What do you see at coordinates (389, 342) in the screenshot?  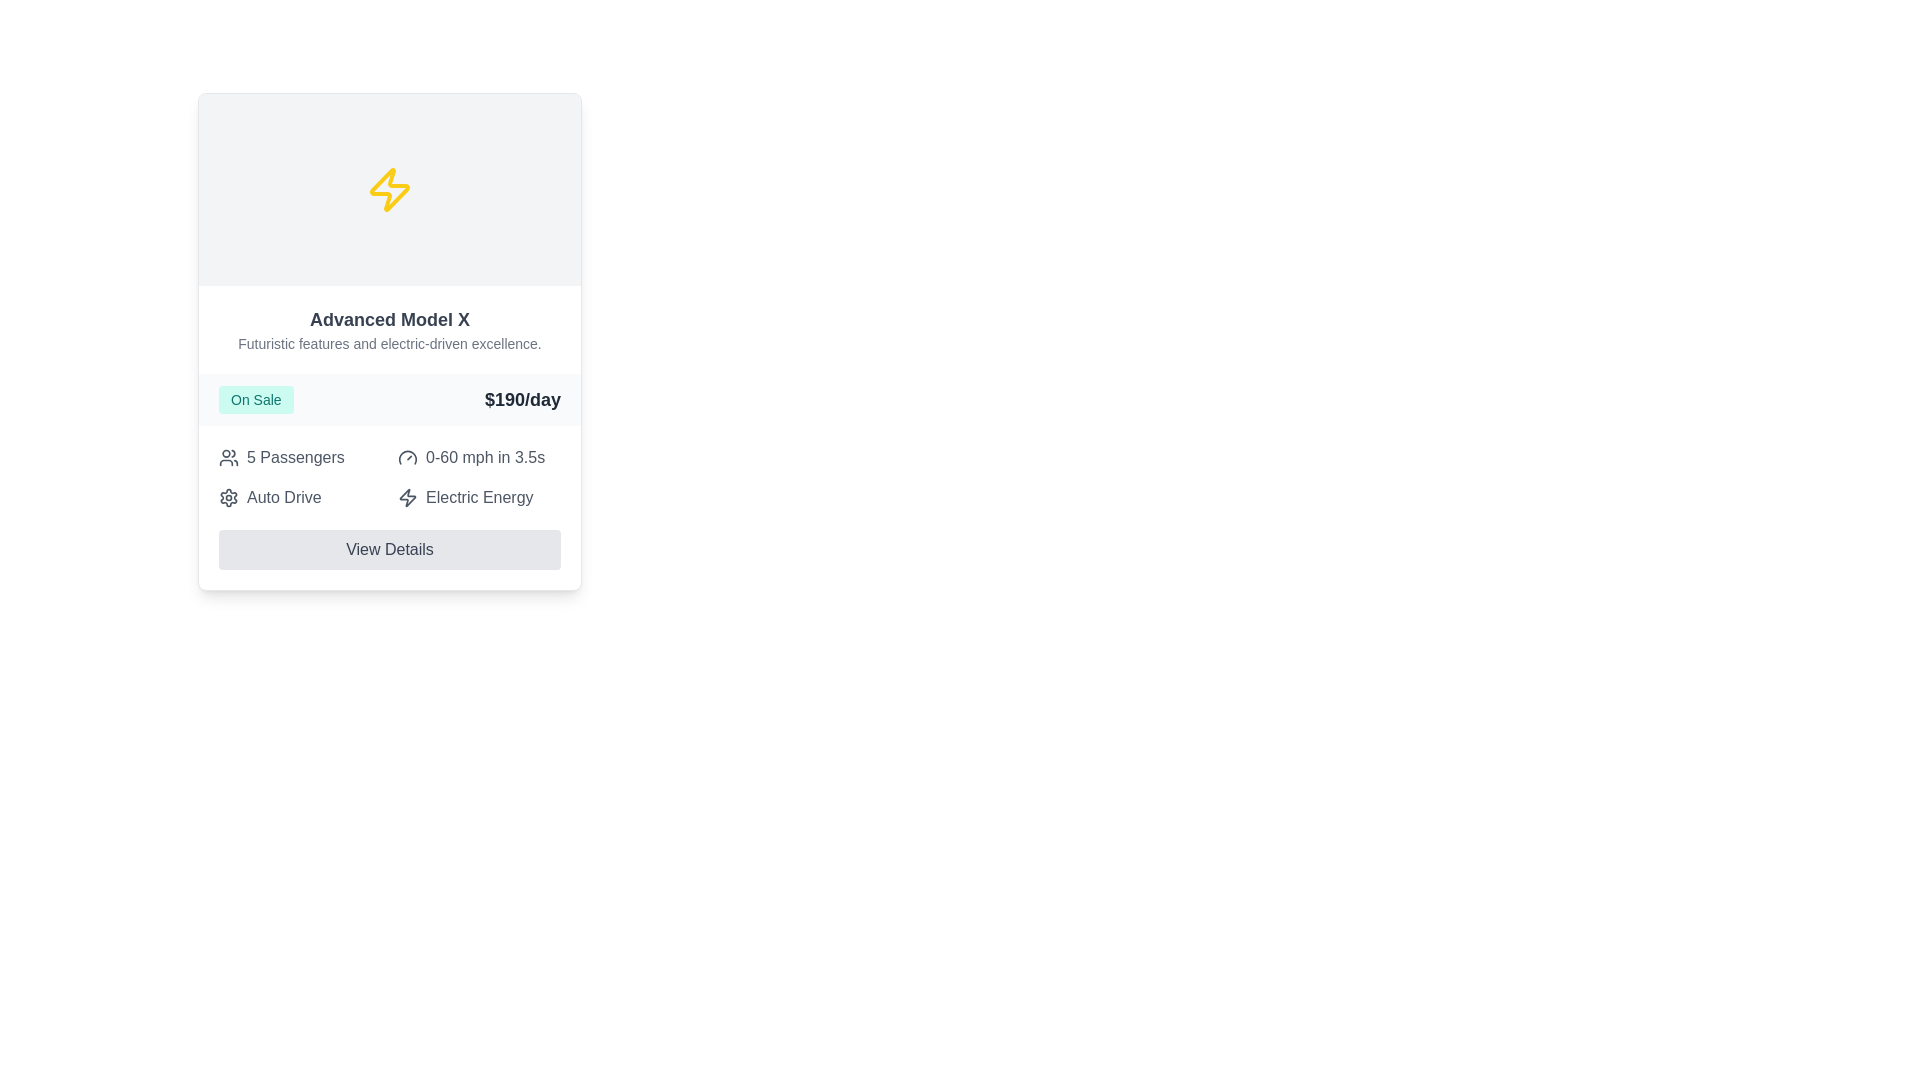 I see `the text display element that reads 'Futuristic features and electric-driven excellence.', which is located directly below the title 'Advanced Model X'` at bounding box center [389, 342].